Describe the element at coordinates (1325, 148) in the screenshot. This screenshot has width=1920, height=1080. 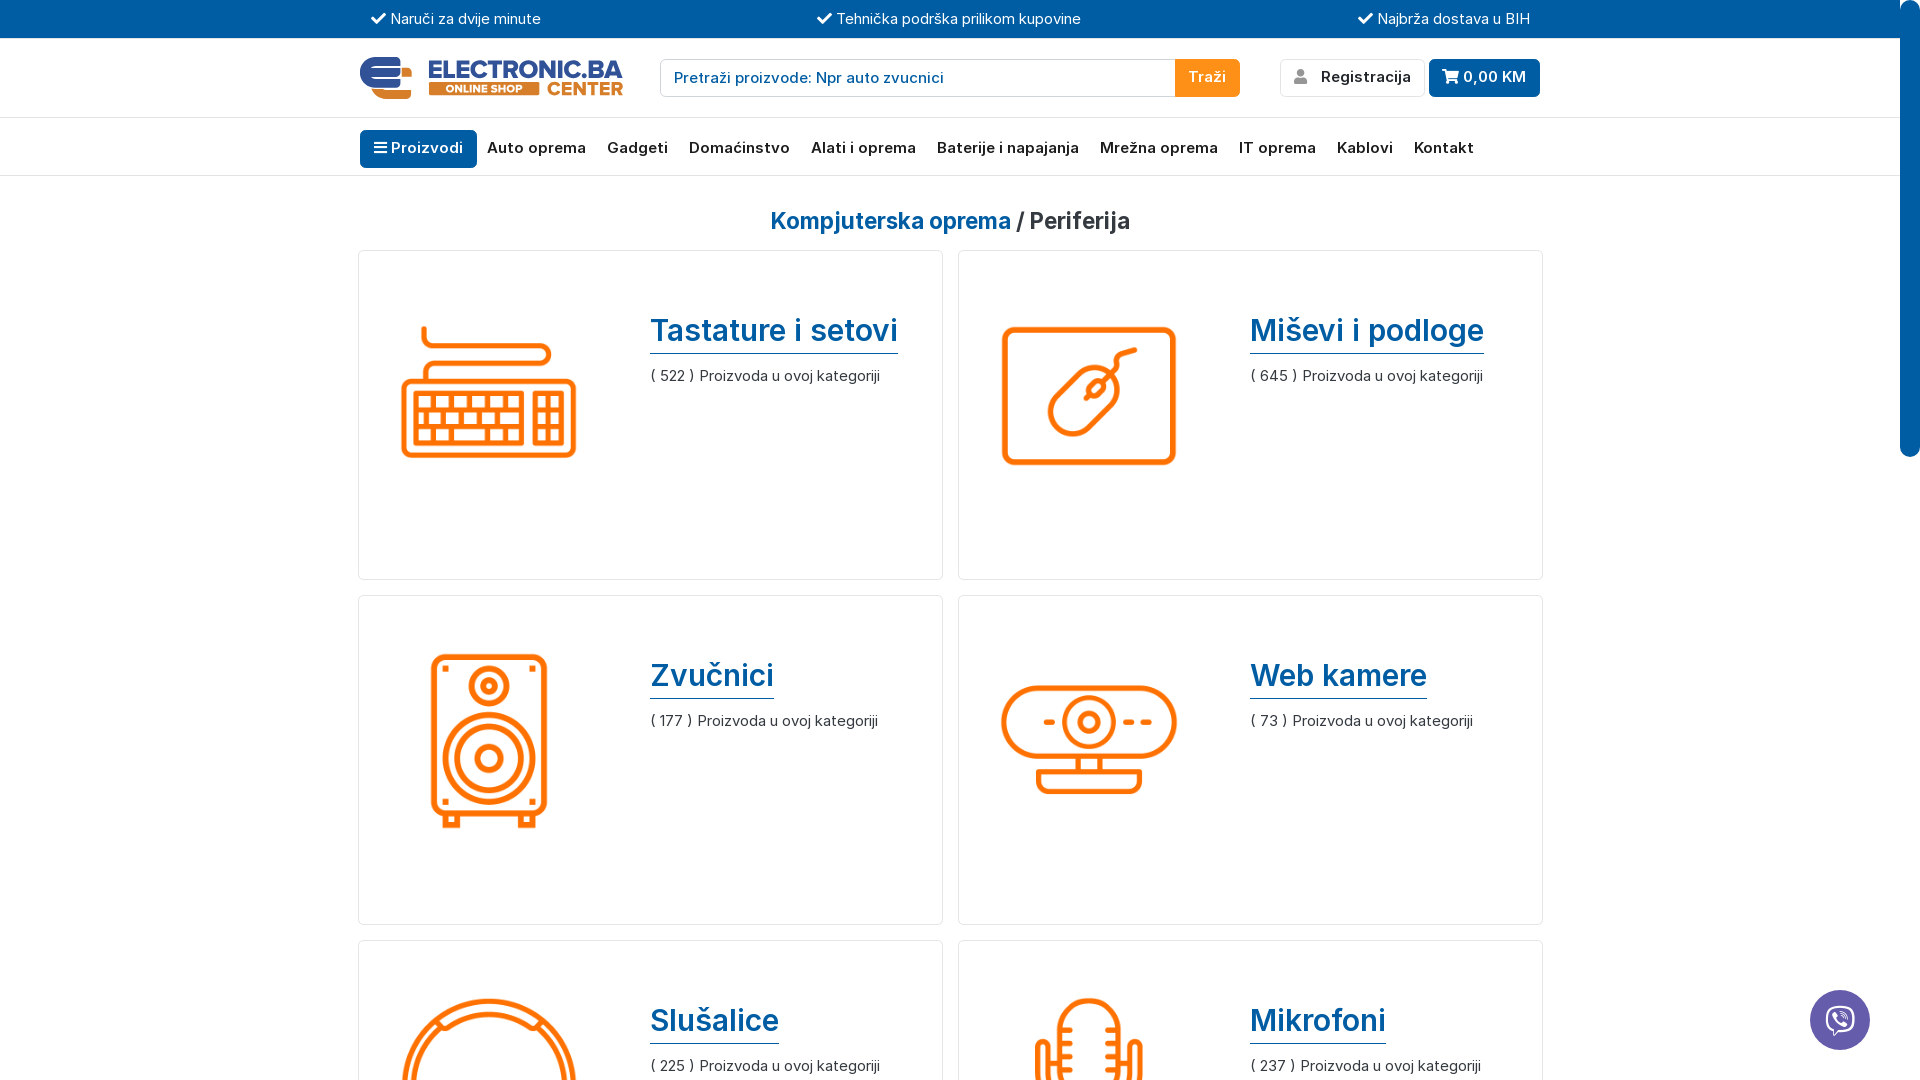
I see `'Kablovi'` at that location.